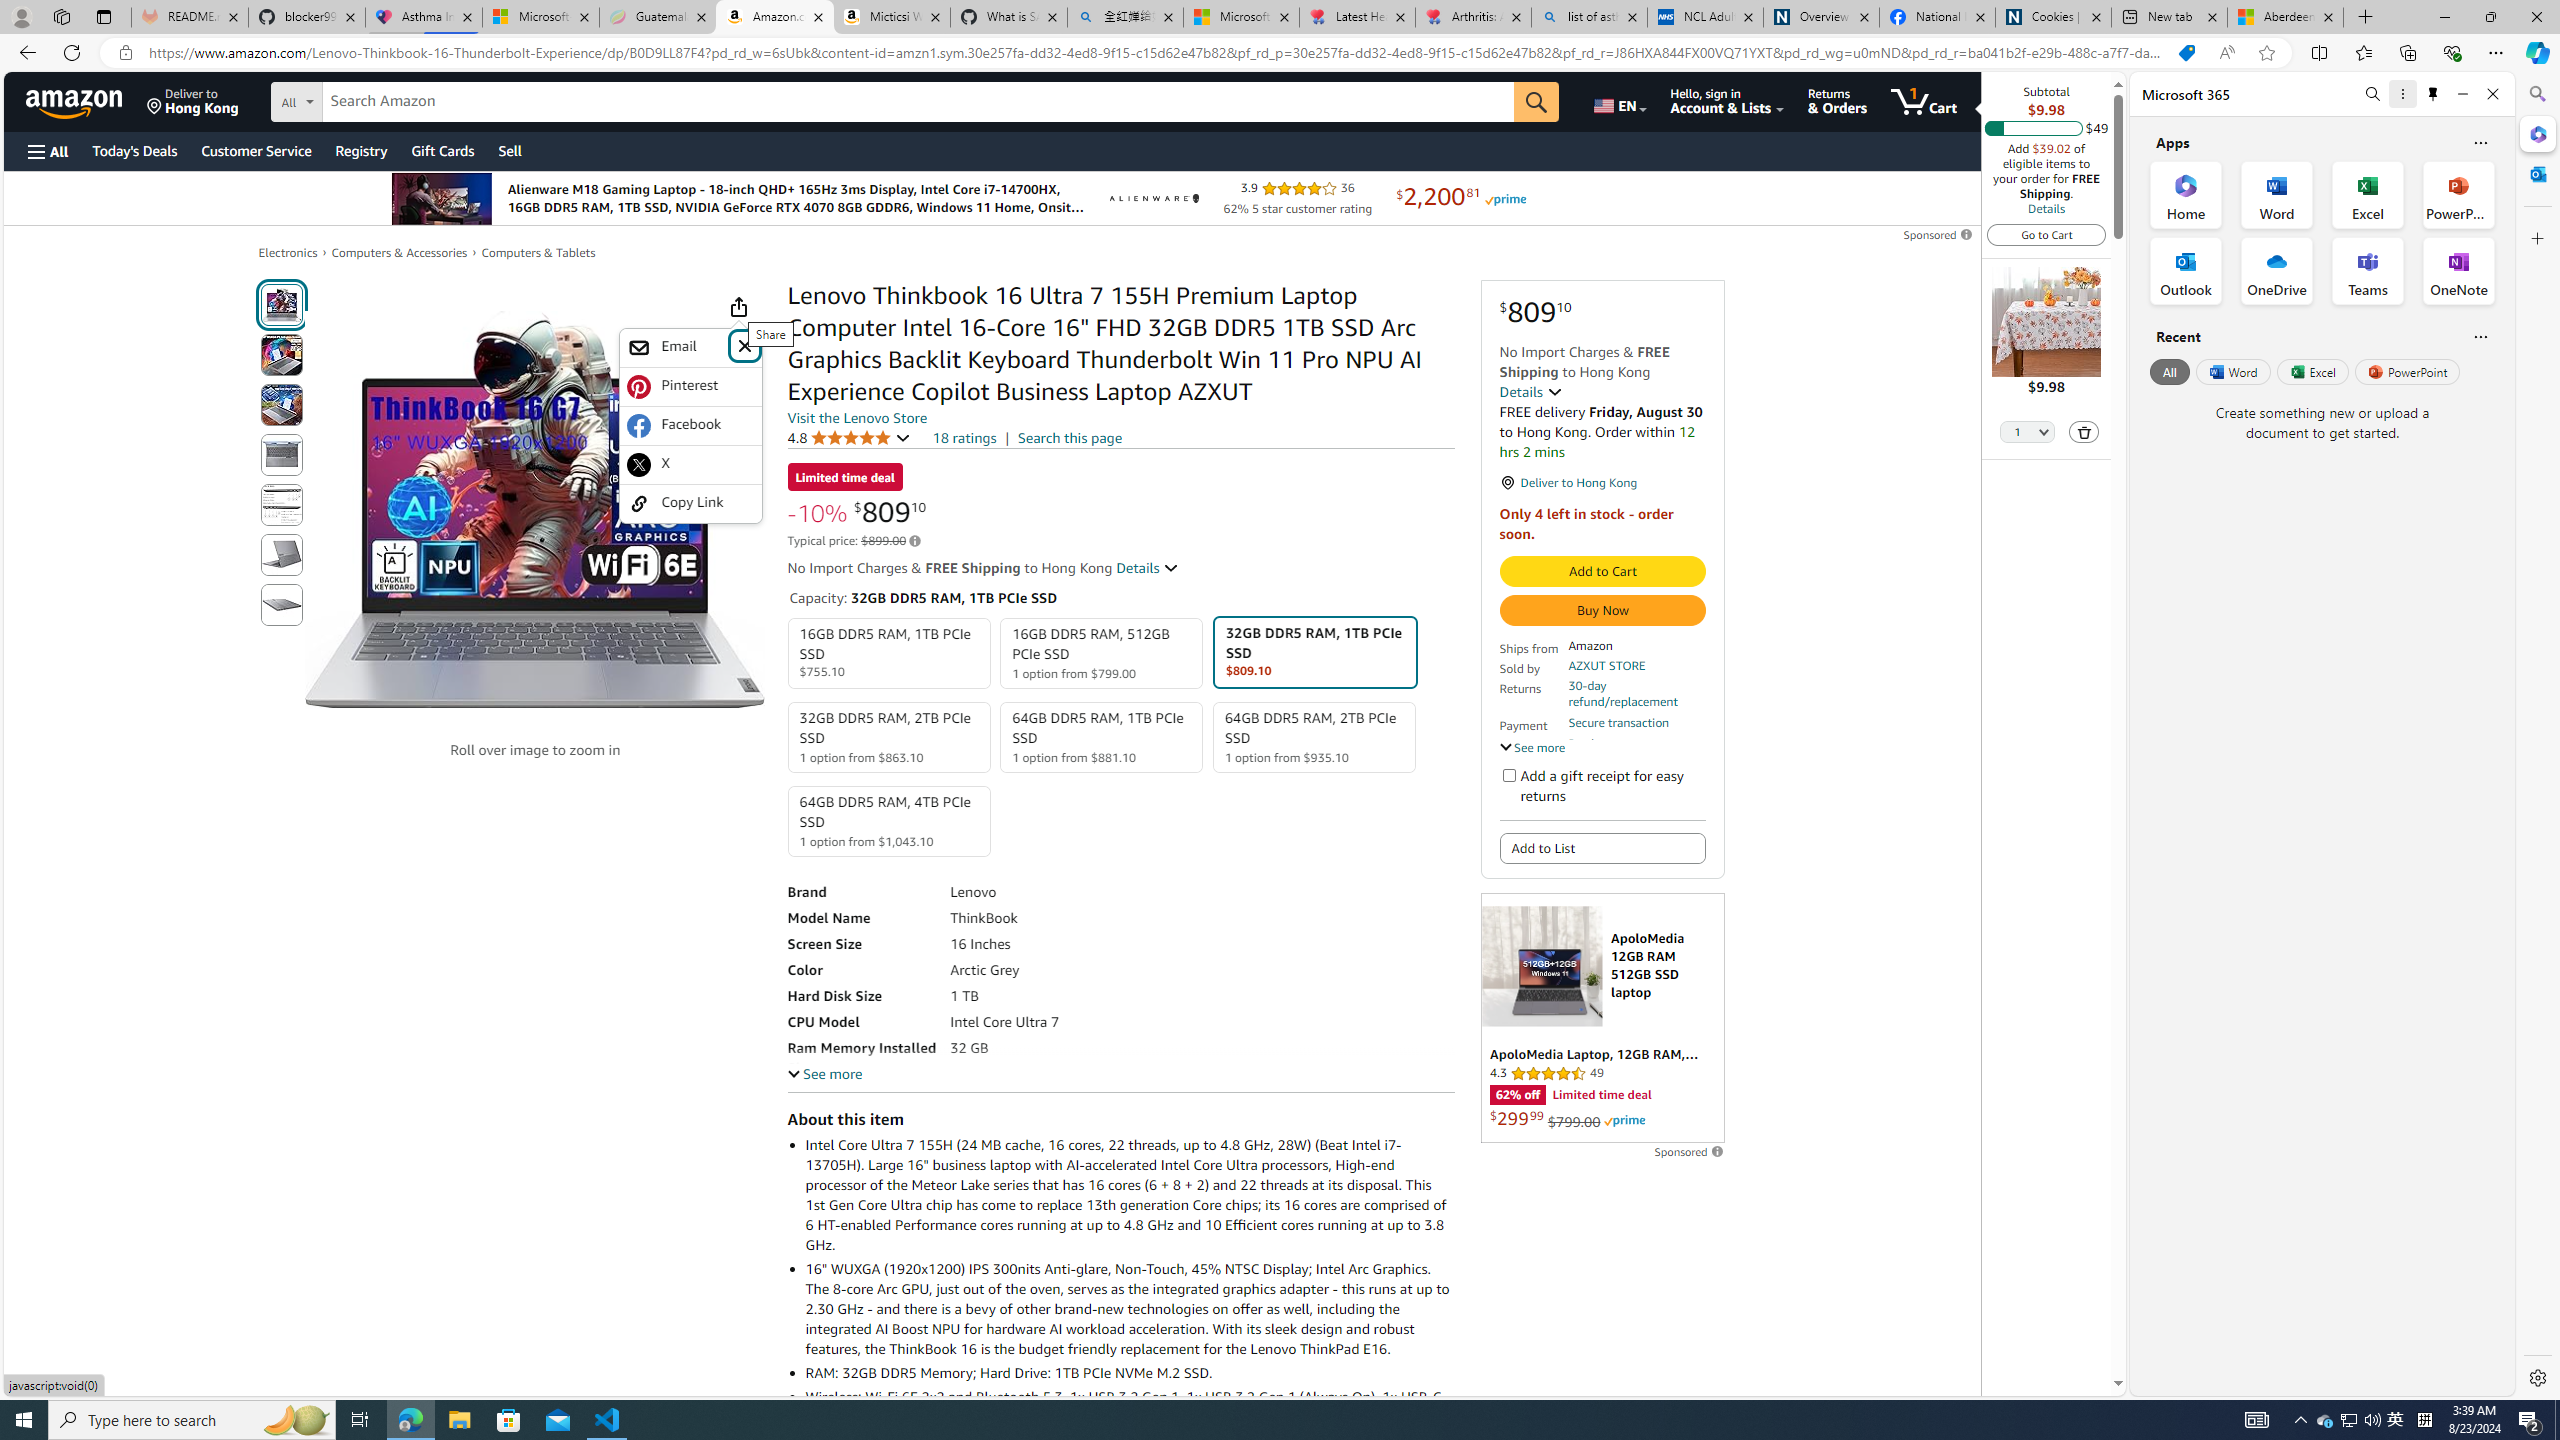 This screenshot has height=1440, width=2560. I want to click on 'Choose a language for shopping.', so click(1618, 100).